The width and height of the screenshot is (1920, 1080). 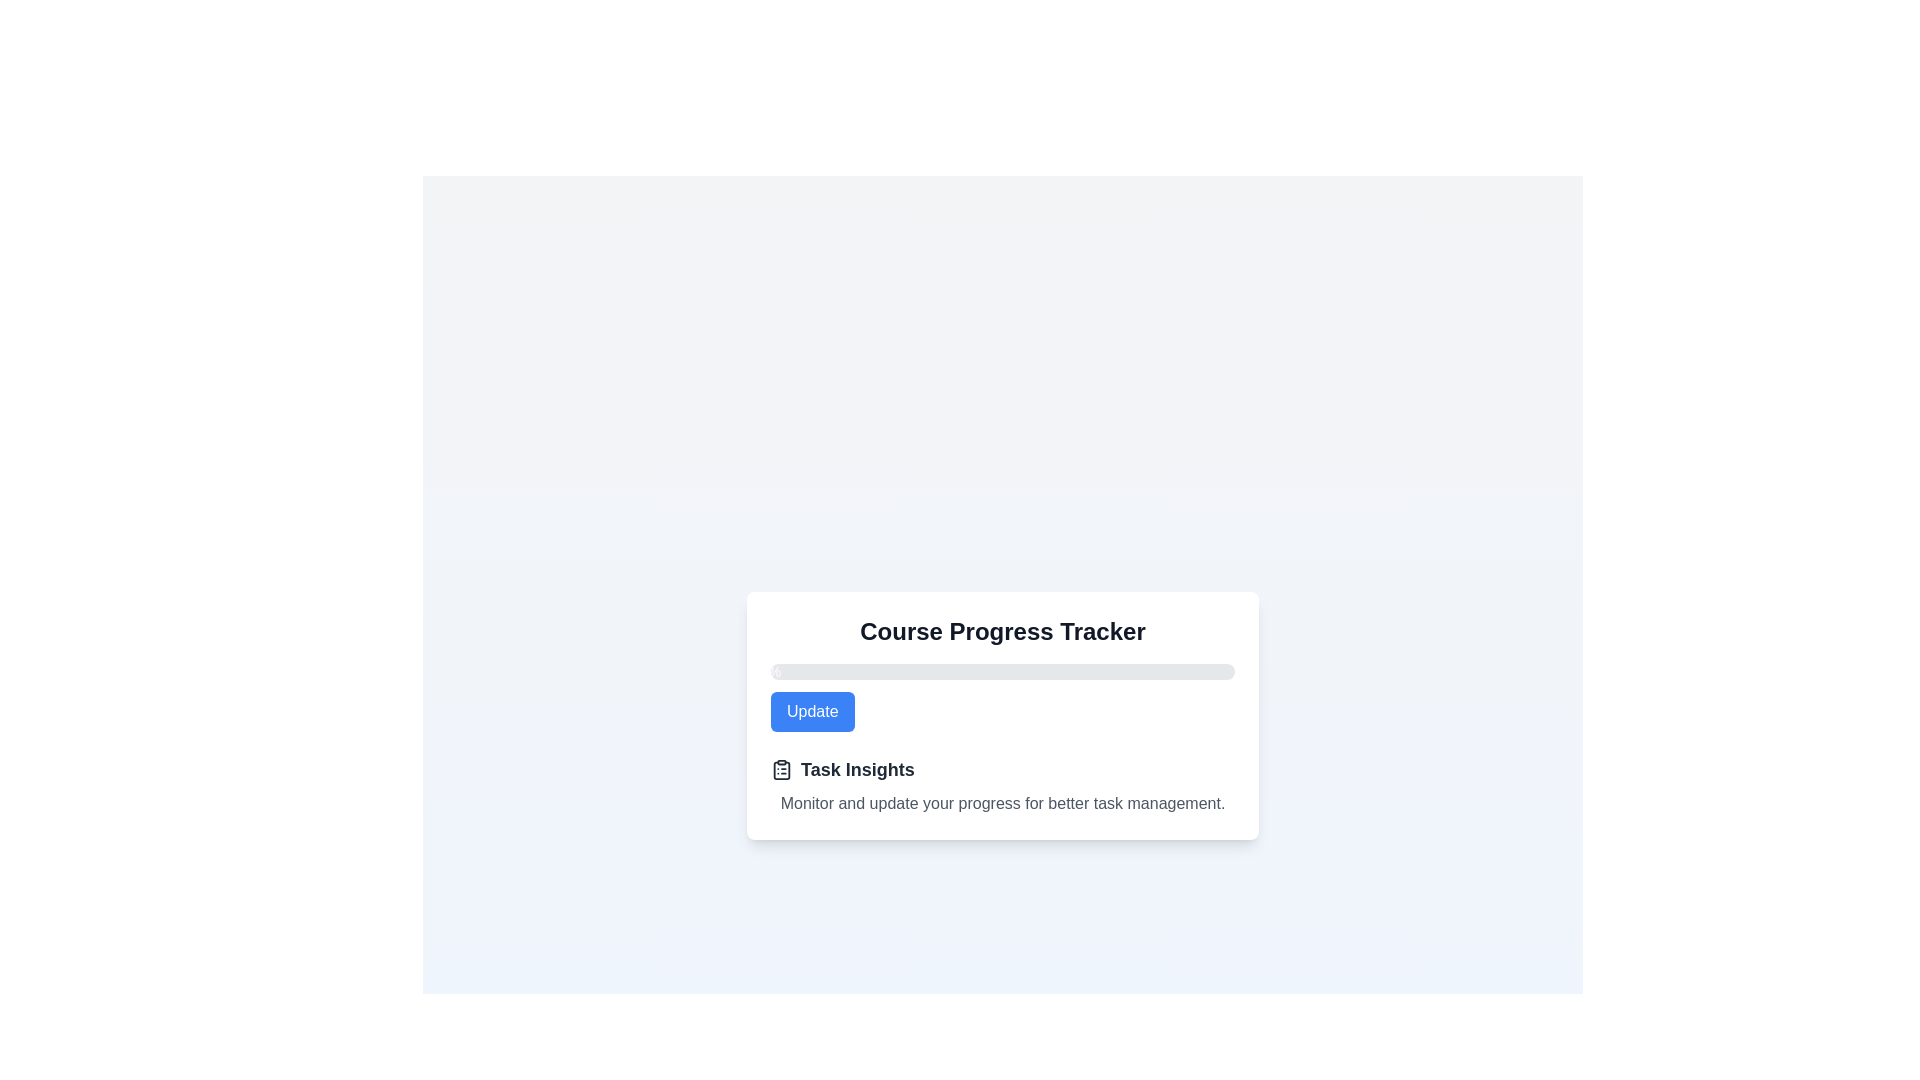 What do you see at coordinates (1003, 802) in the screenshot?
I see `text segment that reads 'Monitor and update your progress for better task management.' styled in gray font on a white background, located at the bottom of the card under the heading 'Task Insights.'` at bounding box center [1003, 802].